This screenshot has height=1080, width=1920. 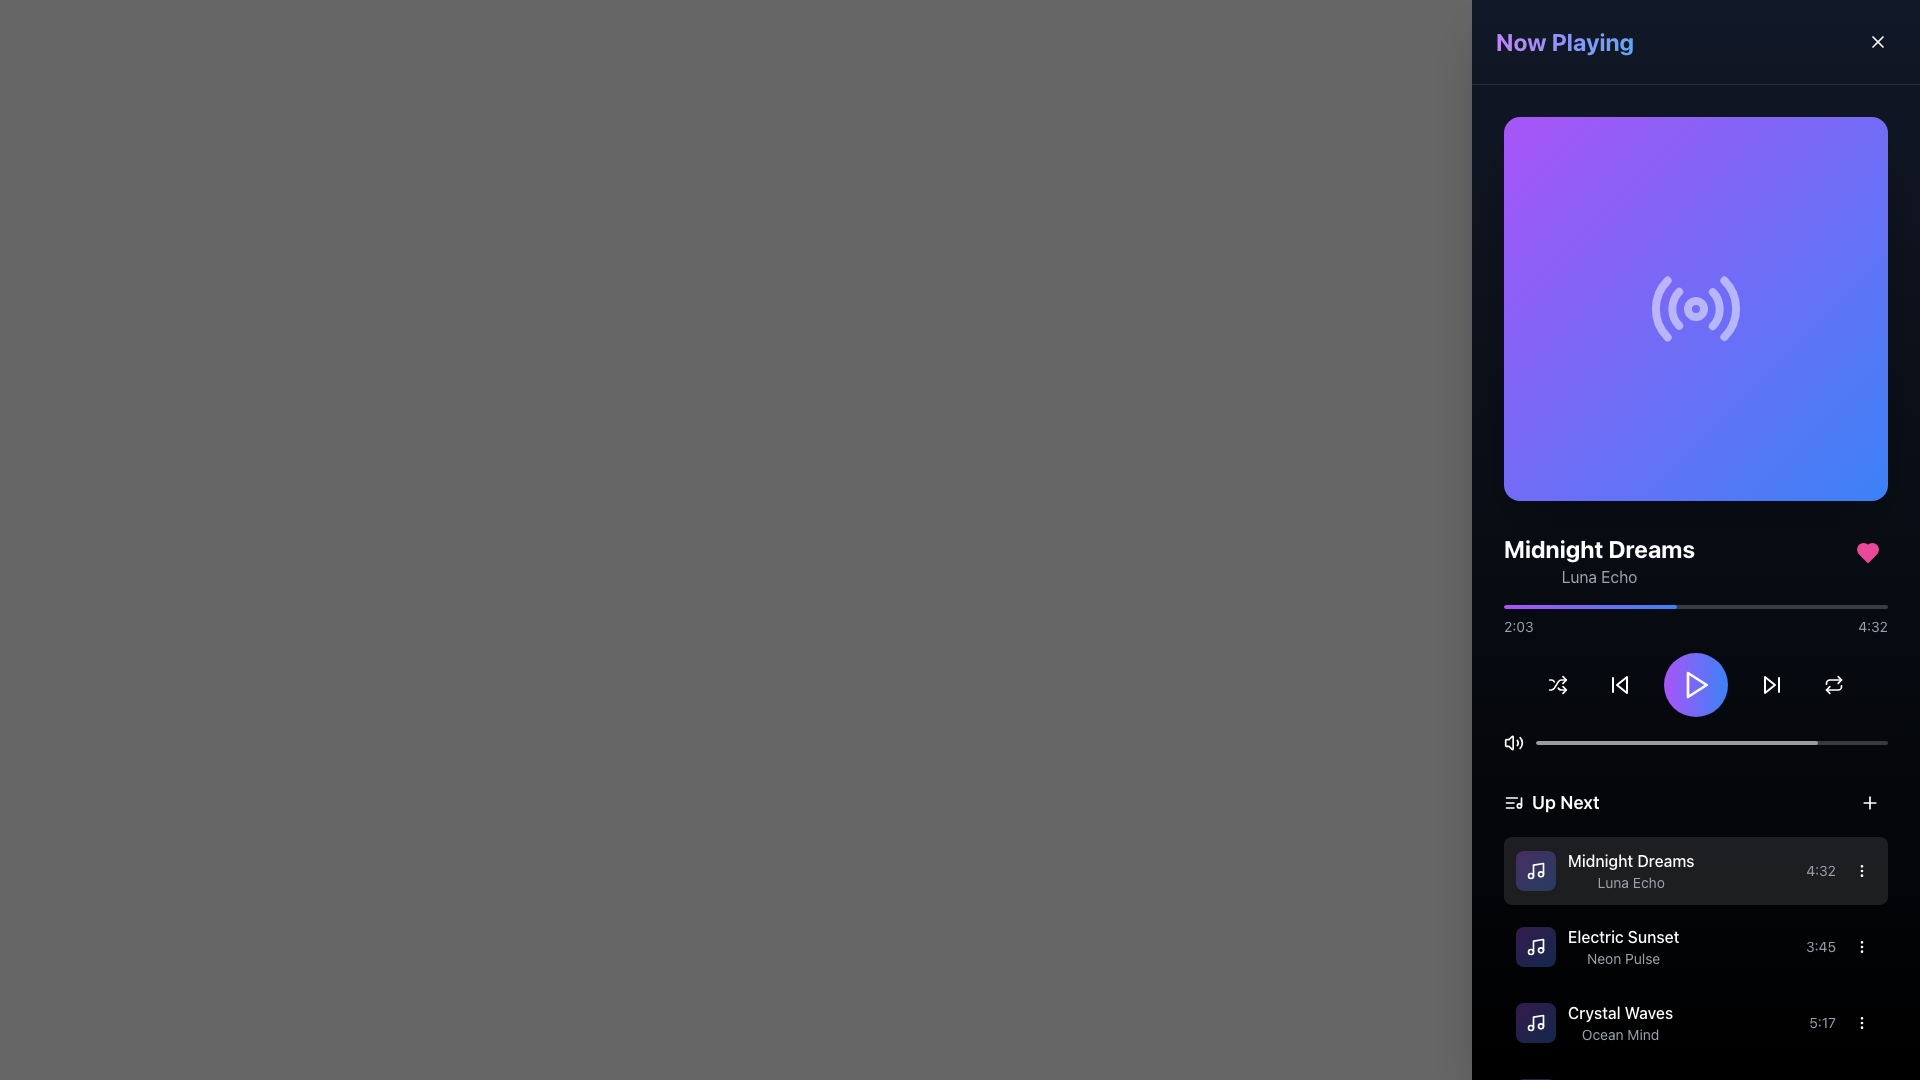 I want to click on the decorative element of the music note icon located next to the first item 'Midnight Dreams' in the 'Up Next' list, so click(x=1537, y=945).